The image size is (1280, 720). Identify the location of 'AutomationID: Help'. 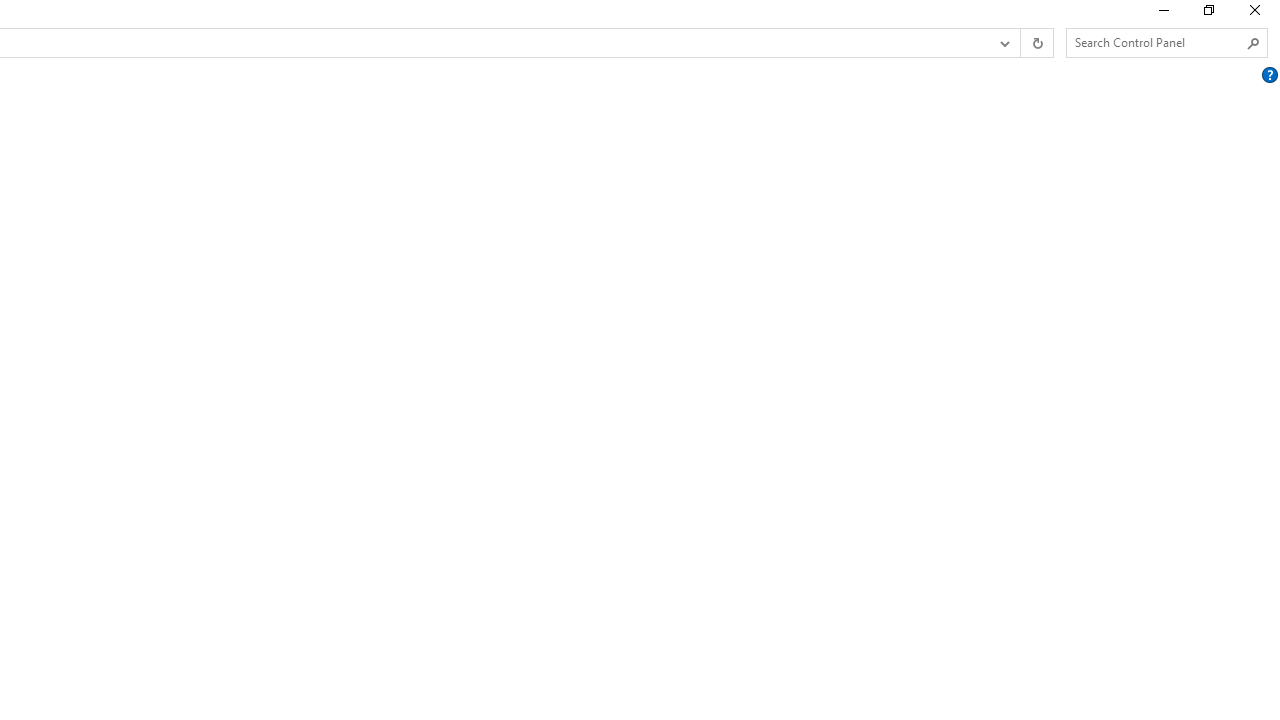
(1268, 74).